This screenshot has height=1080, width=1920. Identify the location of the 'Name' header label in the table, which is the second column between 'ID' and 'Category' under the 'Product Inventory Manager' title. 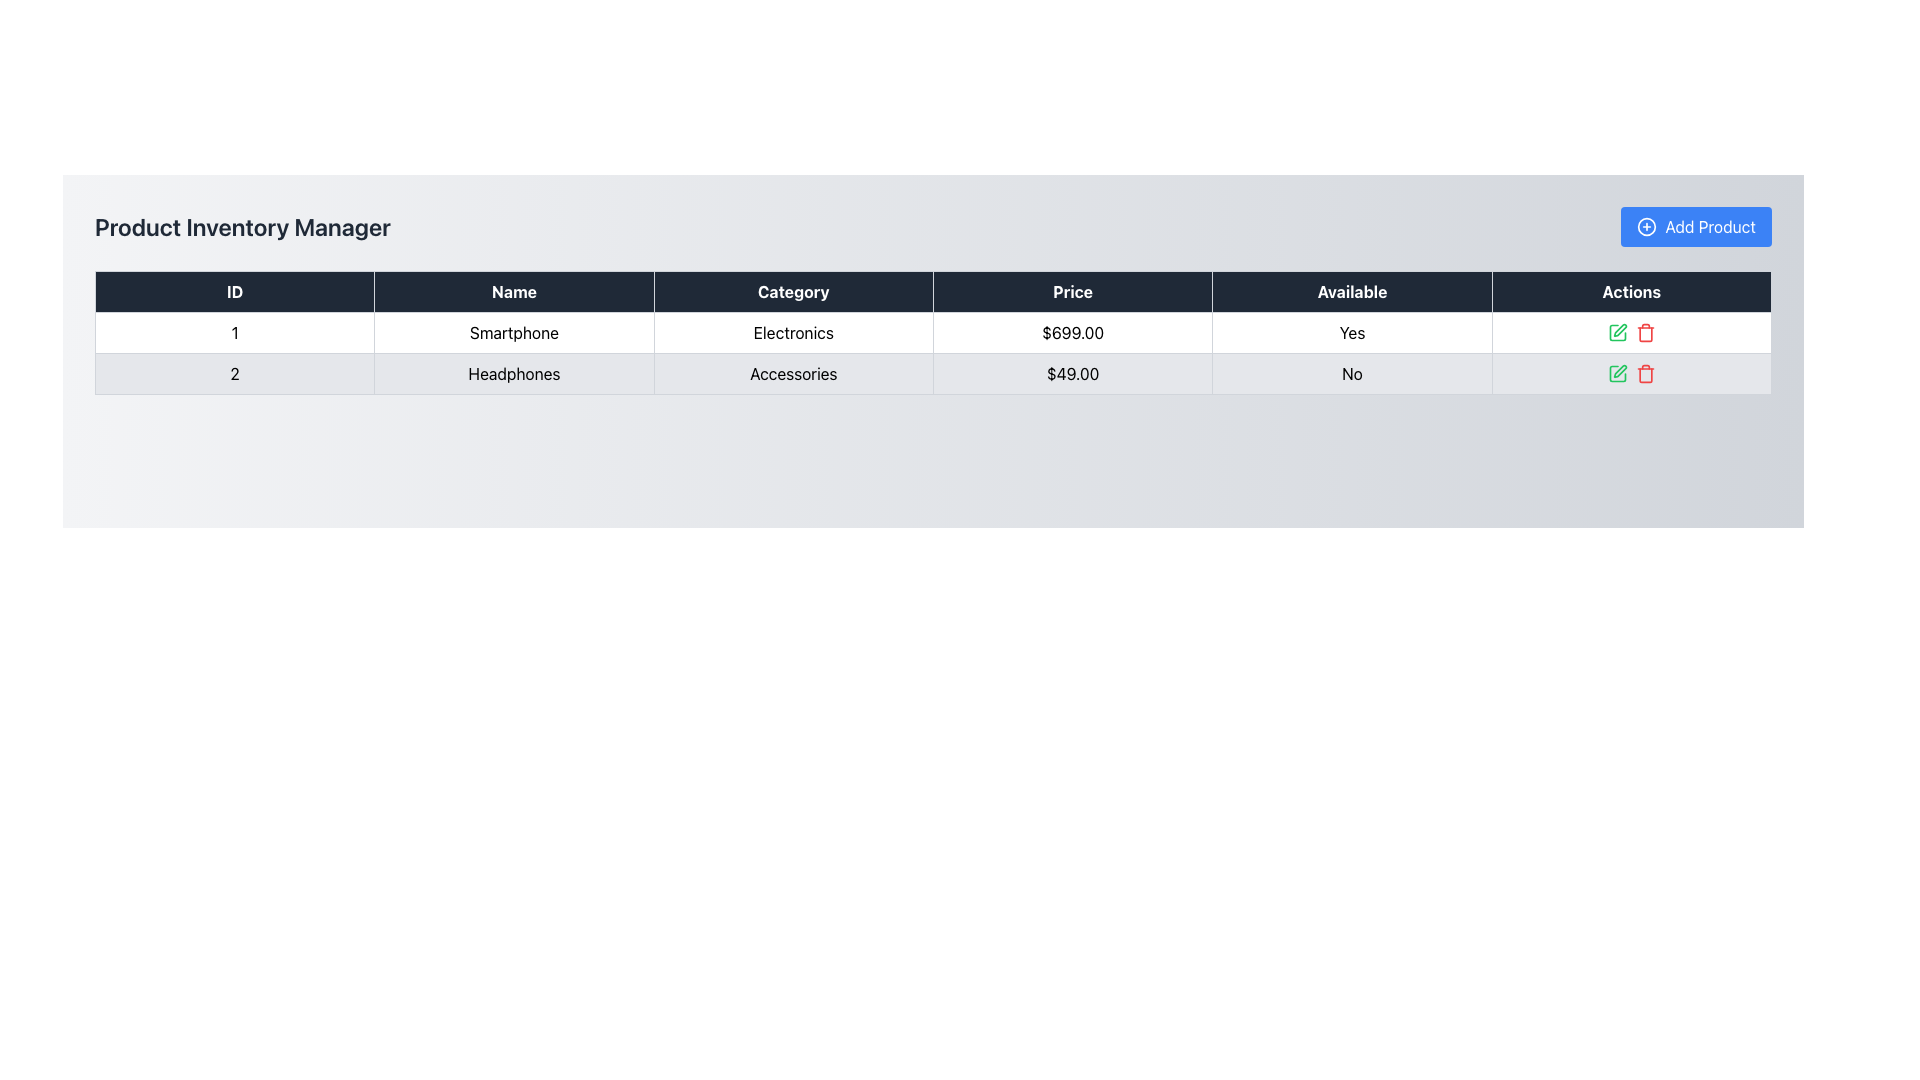
(514, 292).